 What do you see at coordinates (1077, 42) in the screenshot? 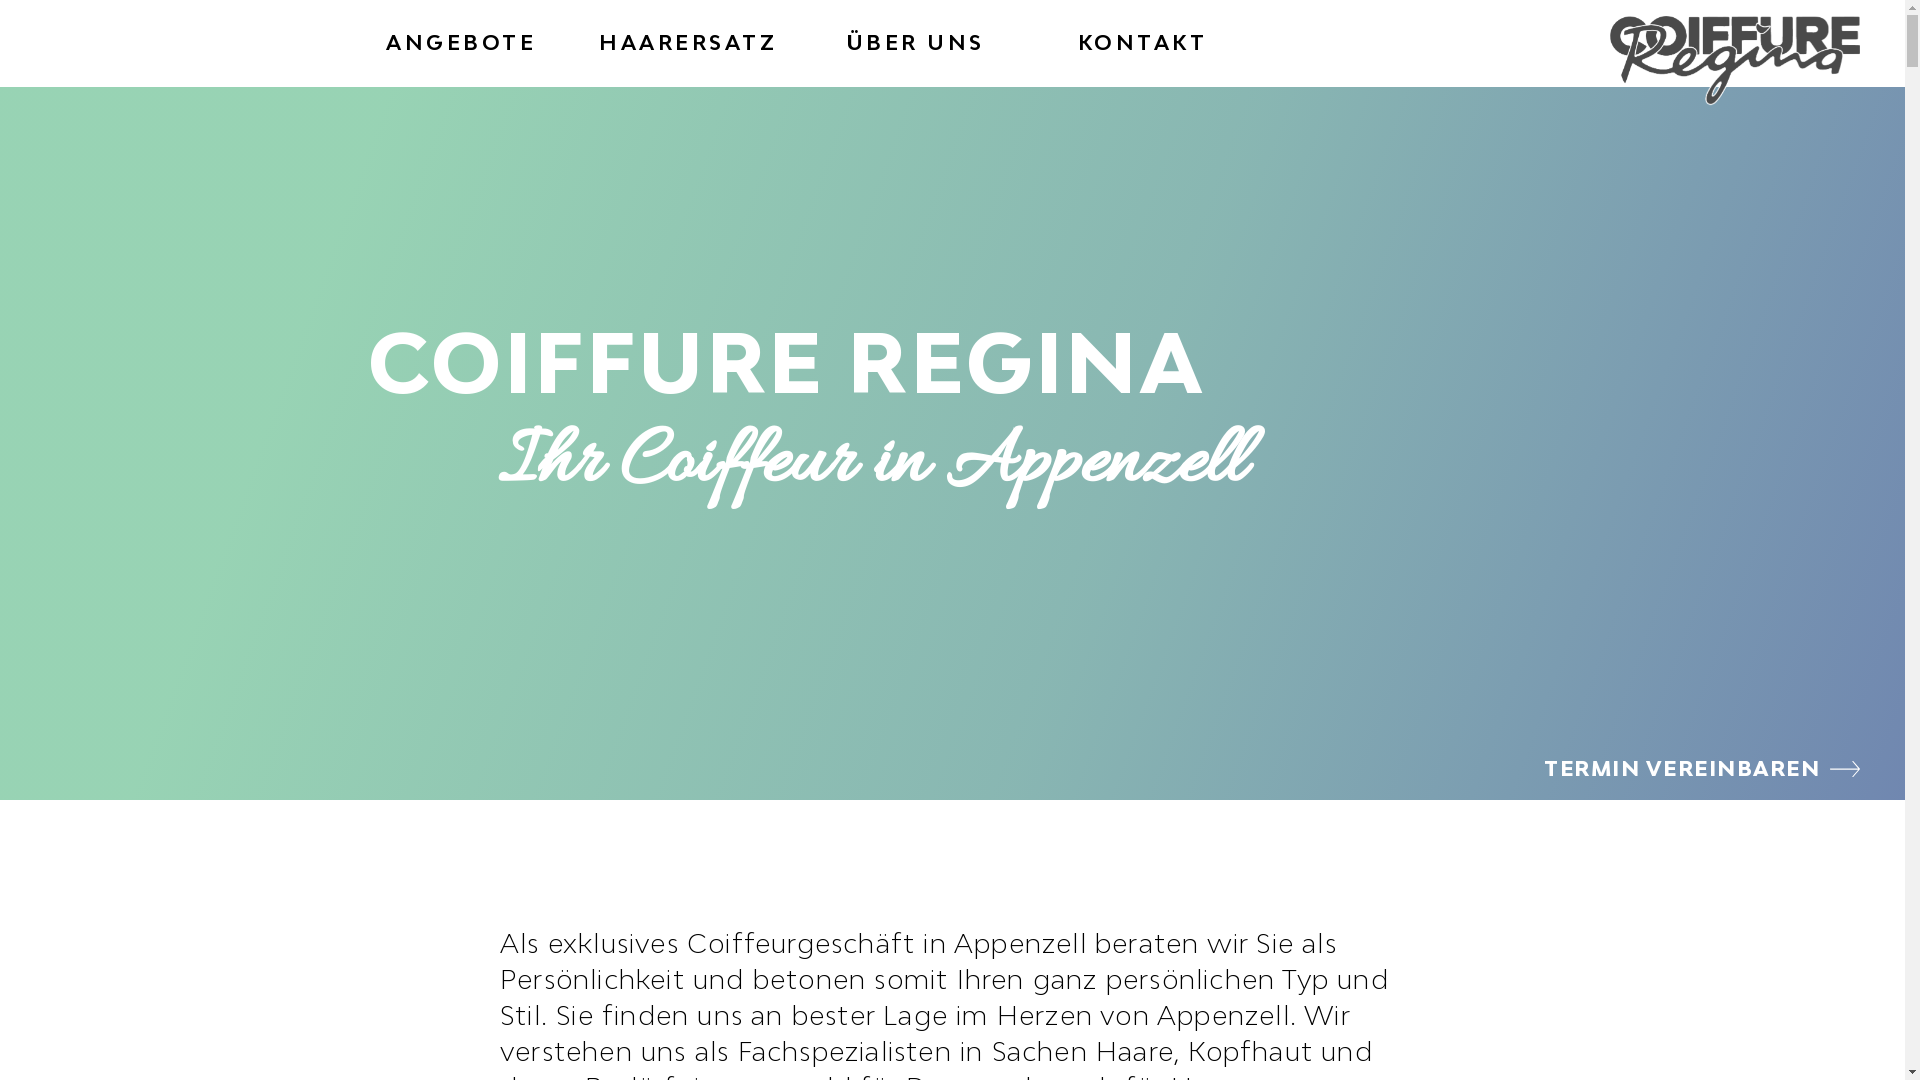
I see `'KONTAKT'` at bounding box center [1077, 42].